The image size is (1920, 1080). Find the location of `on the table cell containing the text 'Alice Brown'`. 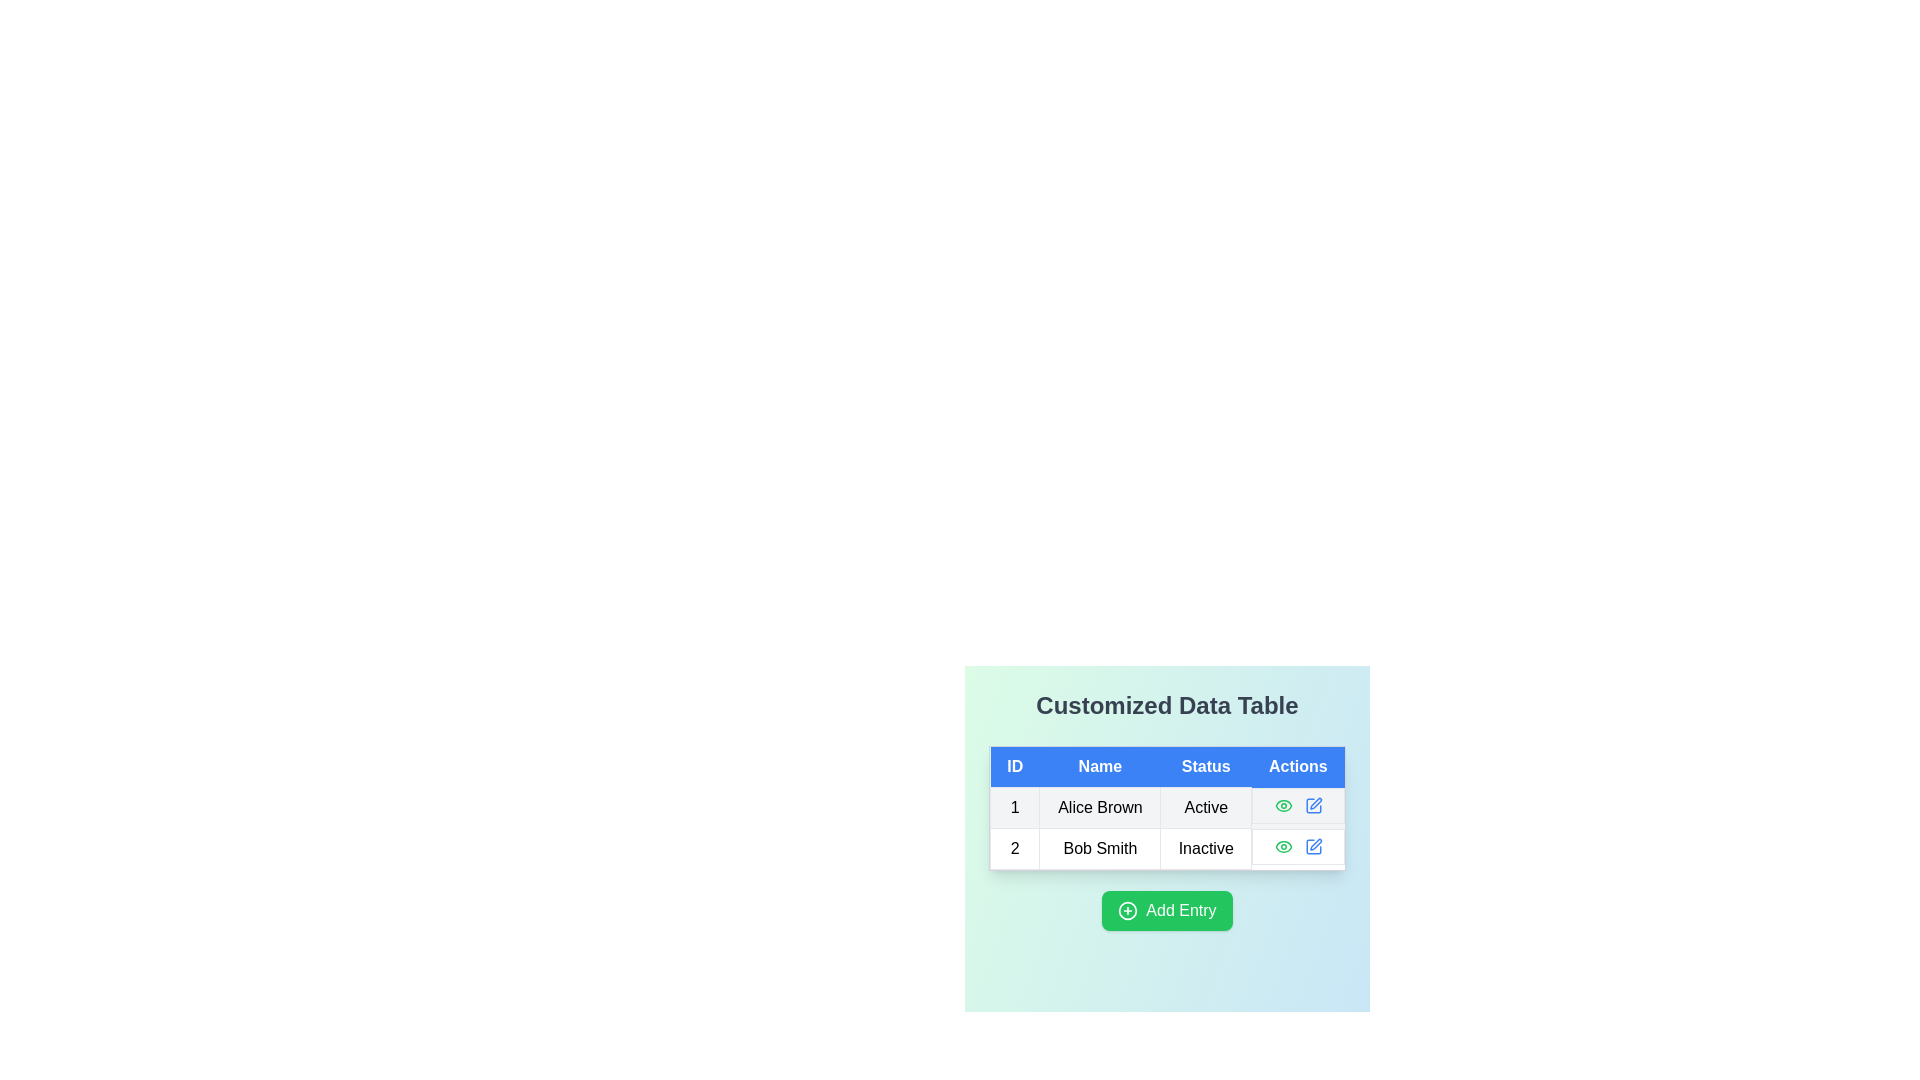

on the table cell containing the text 'Alice Brown' is located at coordinates (1098, 806).